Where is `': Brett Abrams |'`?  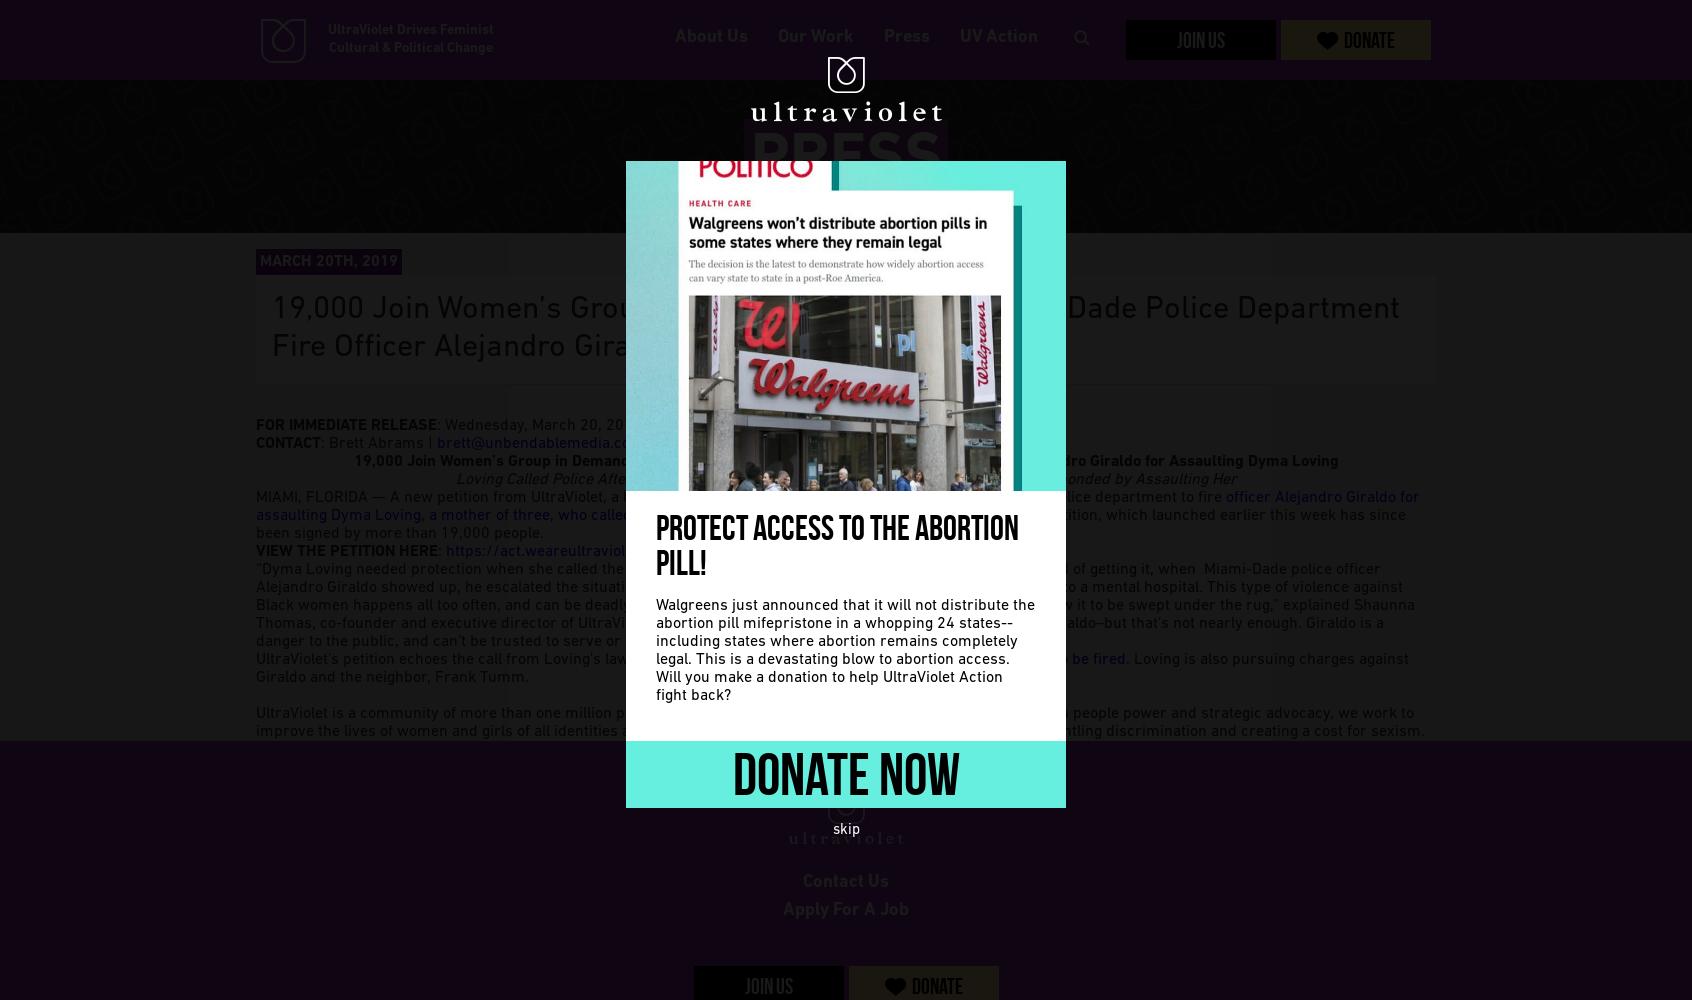 ': Brett Abrams |' is located at coordinates (379, 442).